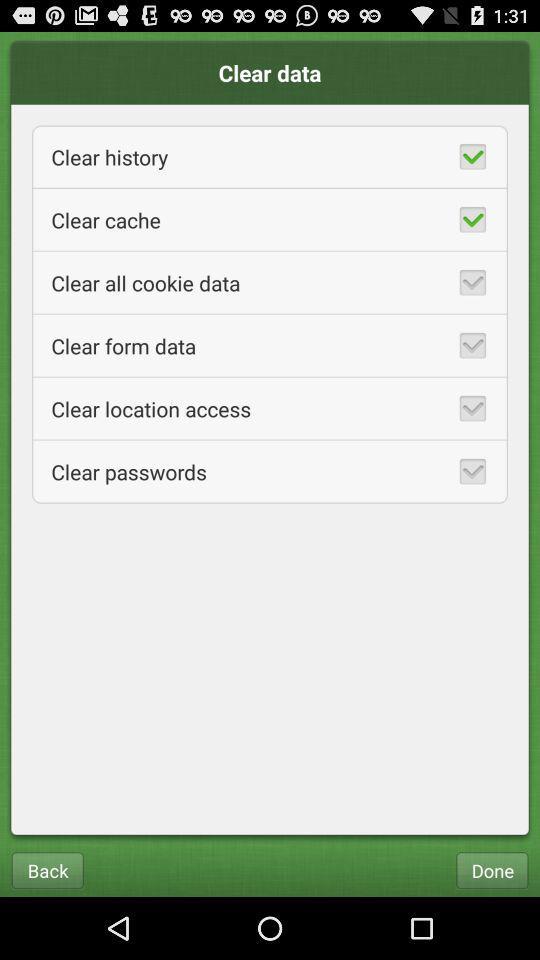 The width and height of the screenshot is (540, 960). Describe the element at coordinates (270, 471) in the screenshot. I see `the clear passwords app` at that location.